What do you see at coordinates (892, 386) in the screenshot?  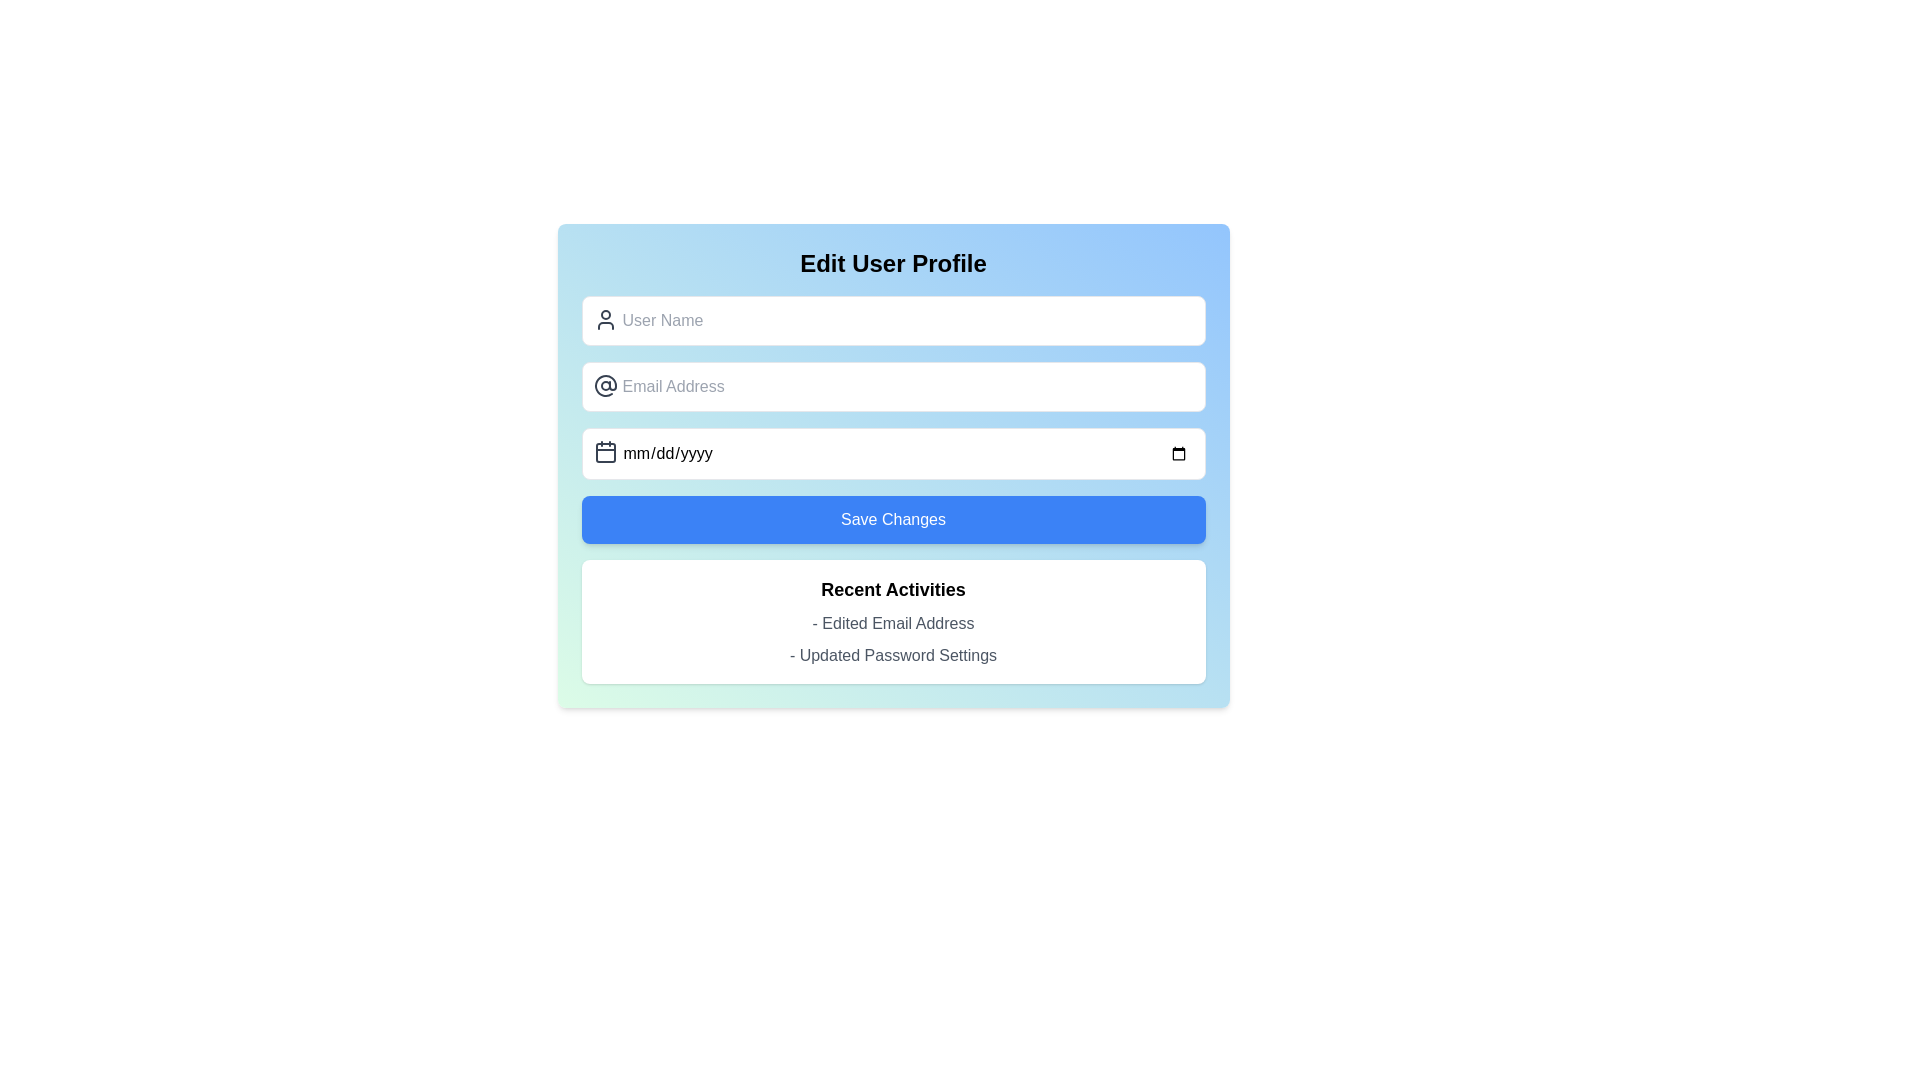 I see `the Email input field in the 'Edit User Profile' form` at bounding box center [892, 386].